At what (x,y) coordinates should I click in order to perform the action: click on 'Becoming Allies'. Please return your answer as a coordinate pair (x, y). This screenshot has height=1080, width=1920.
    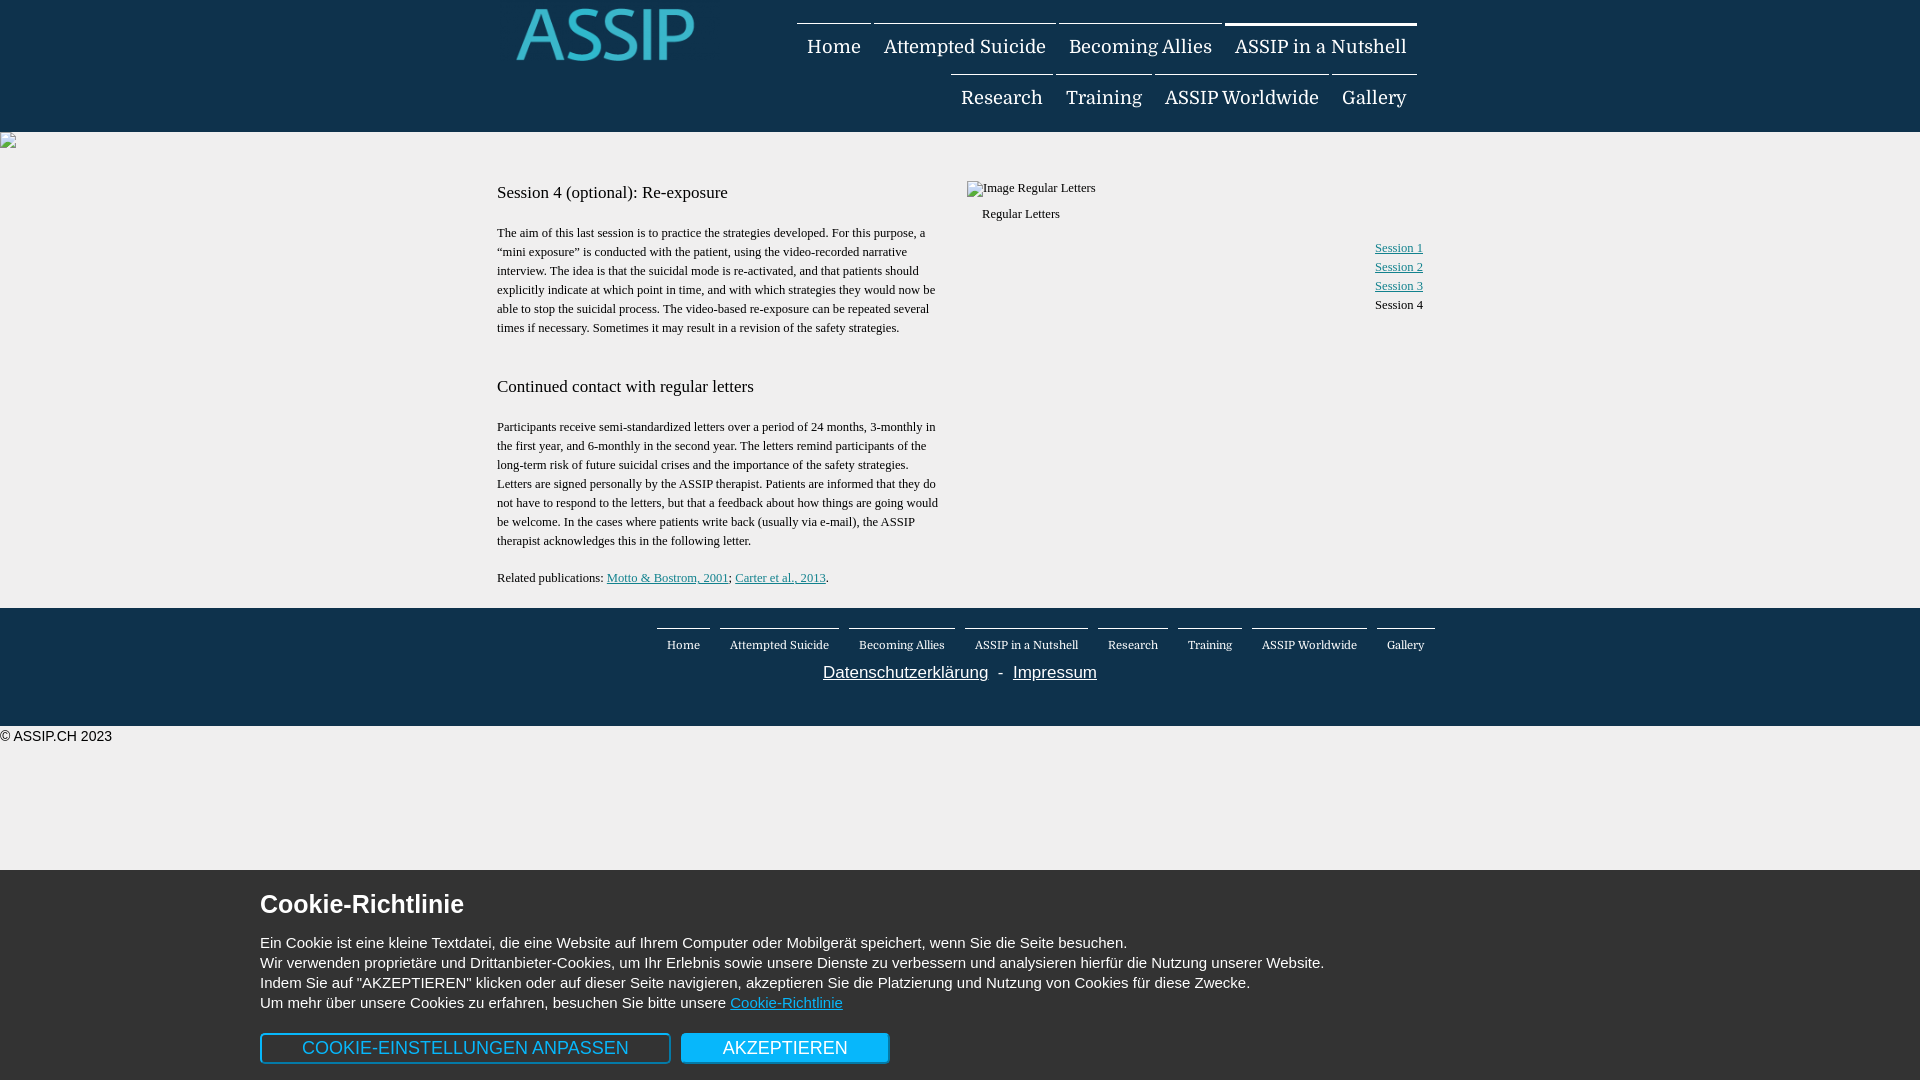
    Looking at the image, I should click on (1140, 45).